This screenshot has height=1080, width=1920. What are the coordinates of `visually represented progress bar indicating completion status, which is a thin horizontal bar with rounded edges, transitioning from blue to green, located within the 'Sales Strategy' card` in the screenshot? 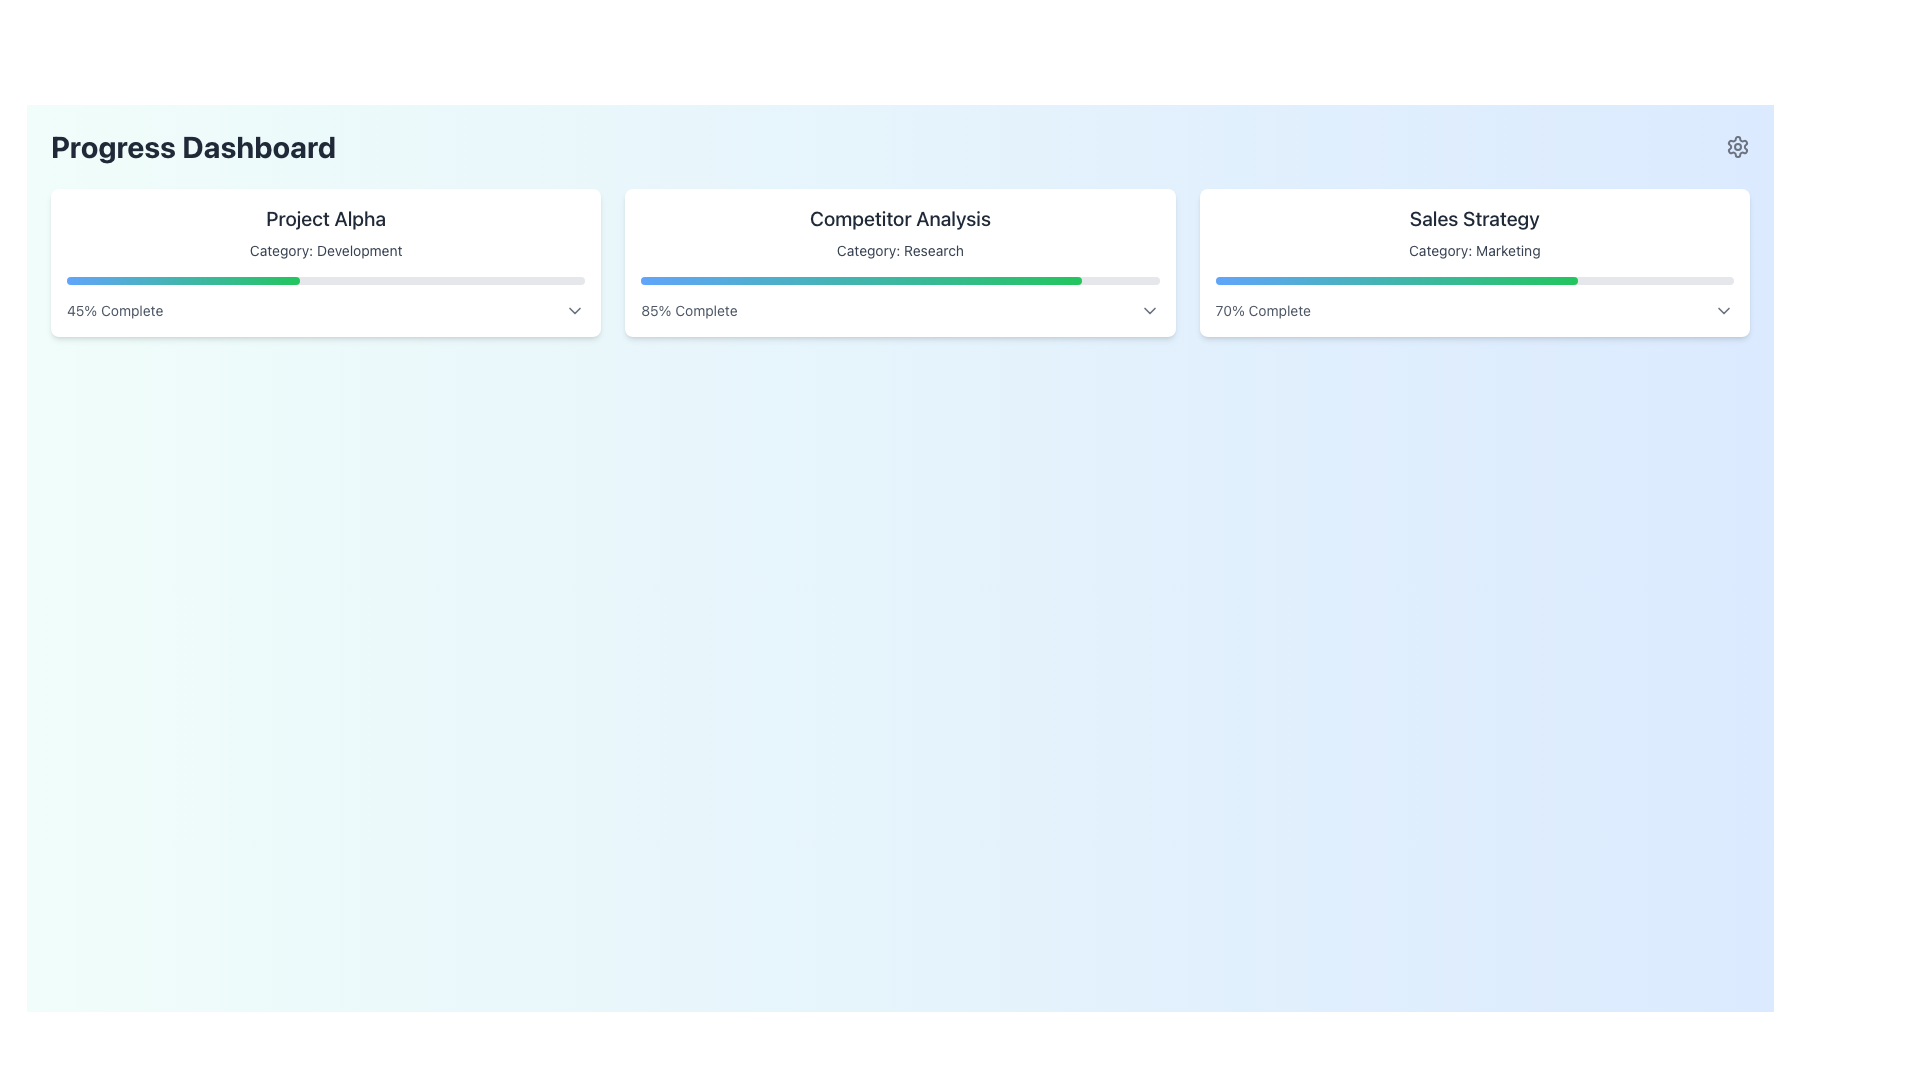 It's located at (1474, 281).